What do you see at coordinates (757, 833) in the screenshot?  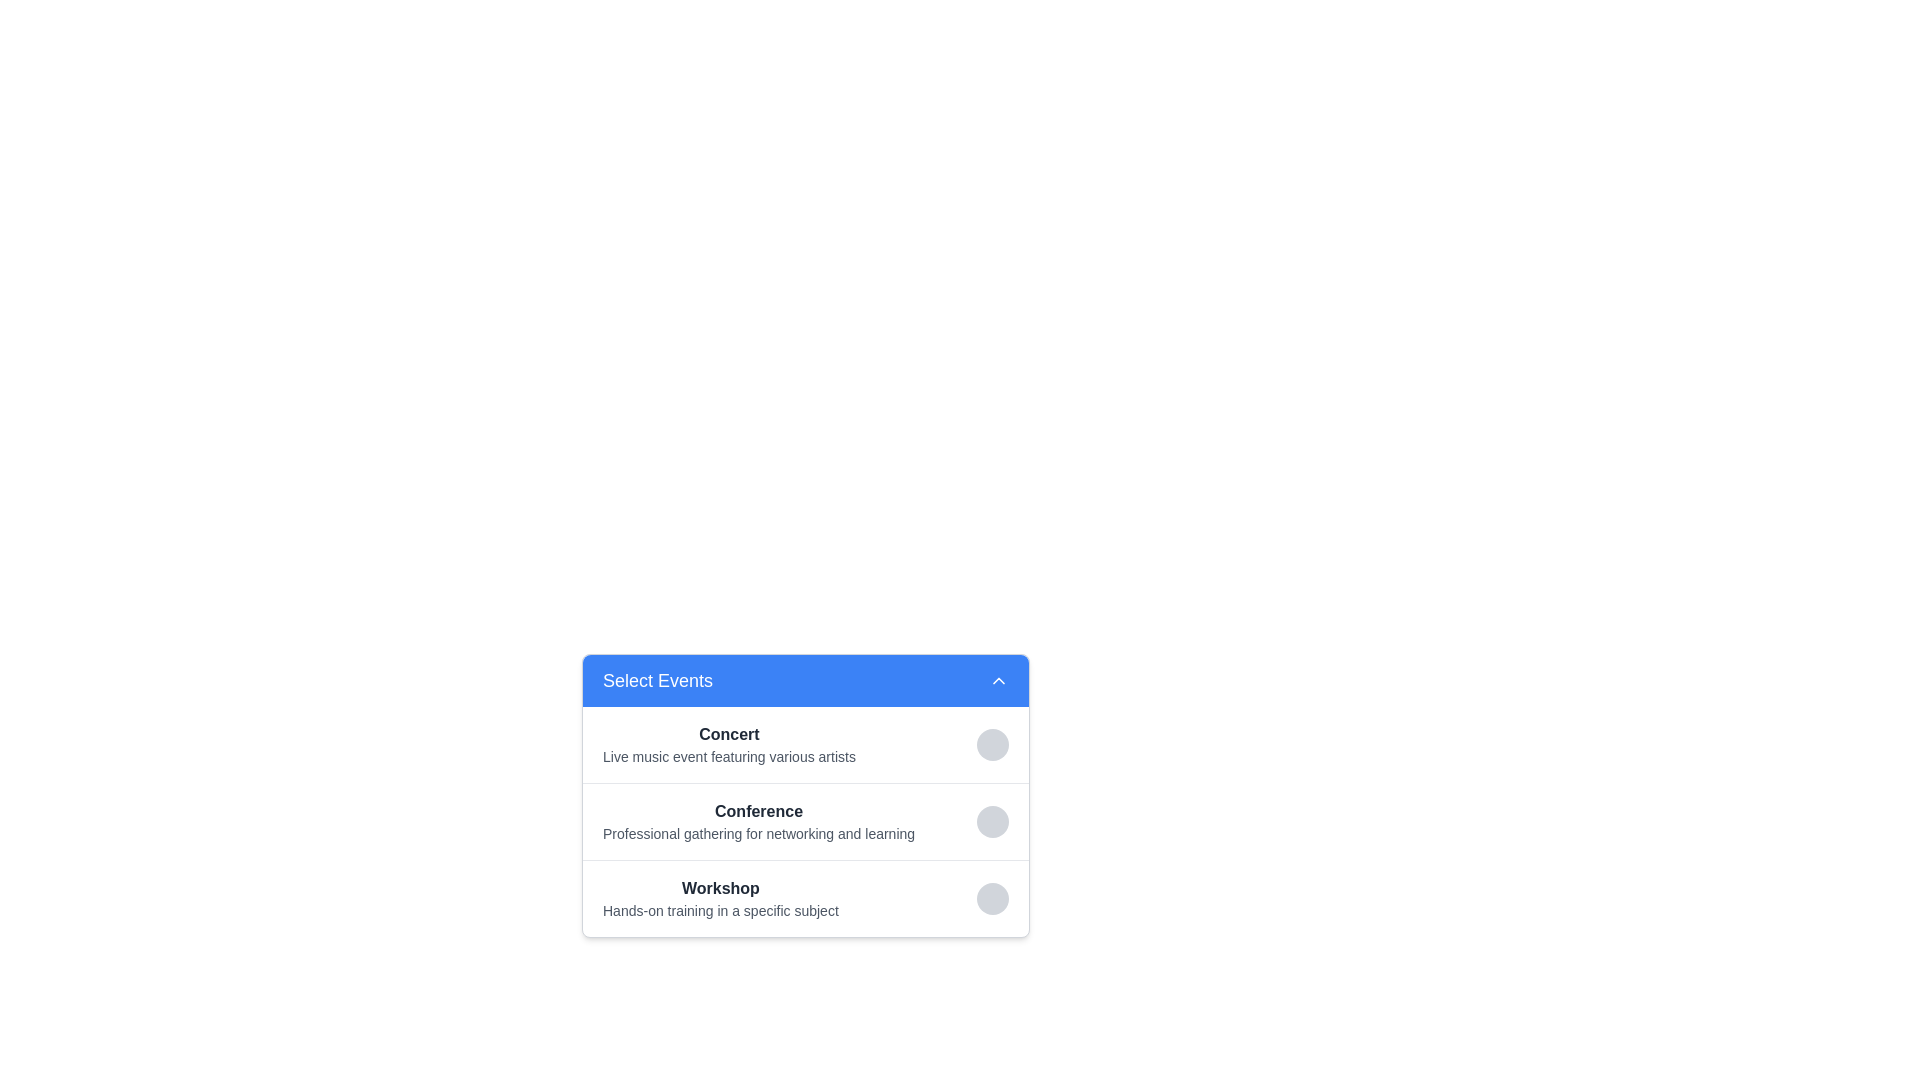 I see `the descriptive text label located directly below the bold text "Conference" in the dropdown section titled "Select Events."` at bounding box center [757, 833].